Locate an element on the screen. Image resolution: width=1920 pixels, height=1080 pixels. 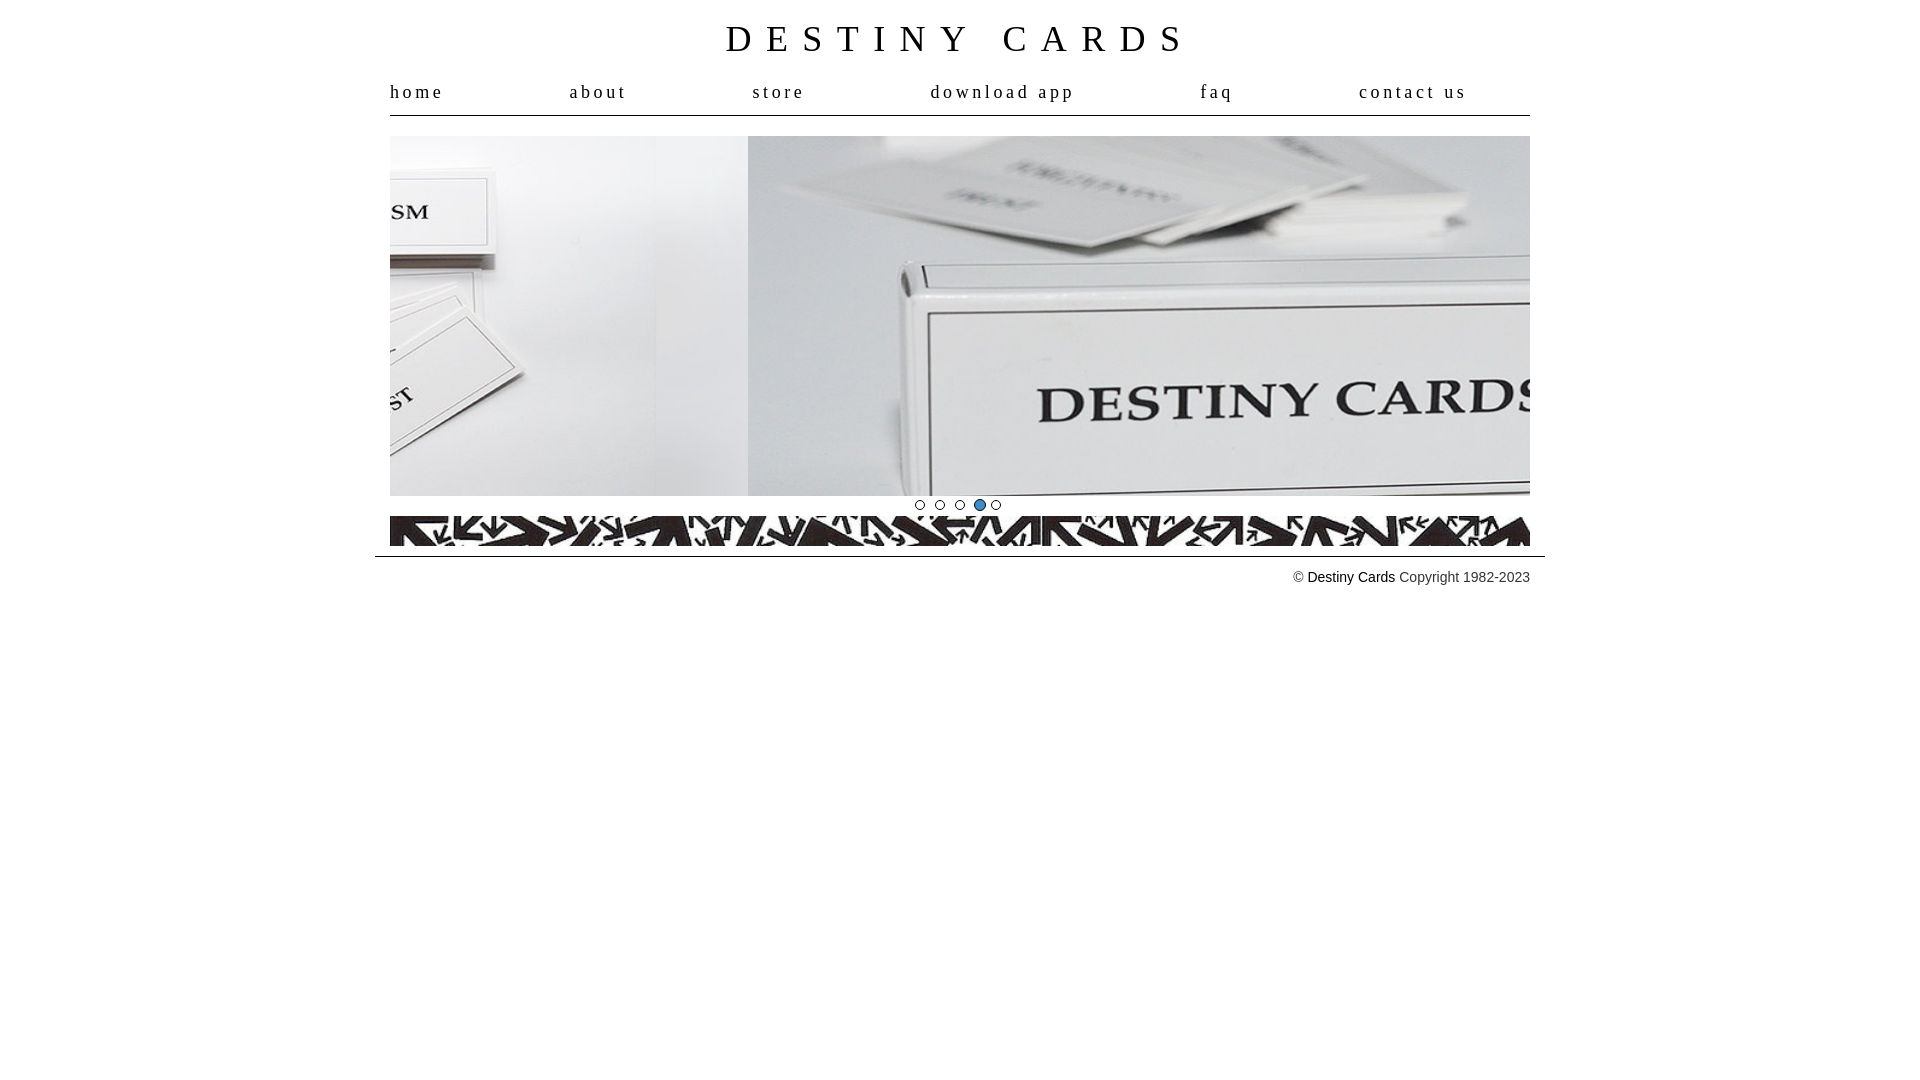
'about' is located at coordinates (597, 92).